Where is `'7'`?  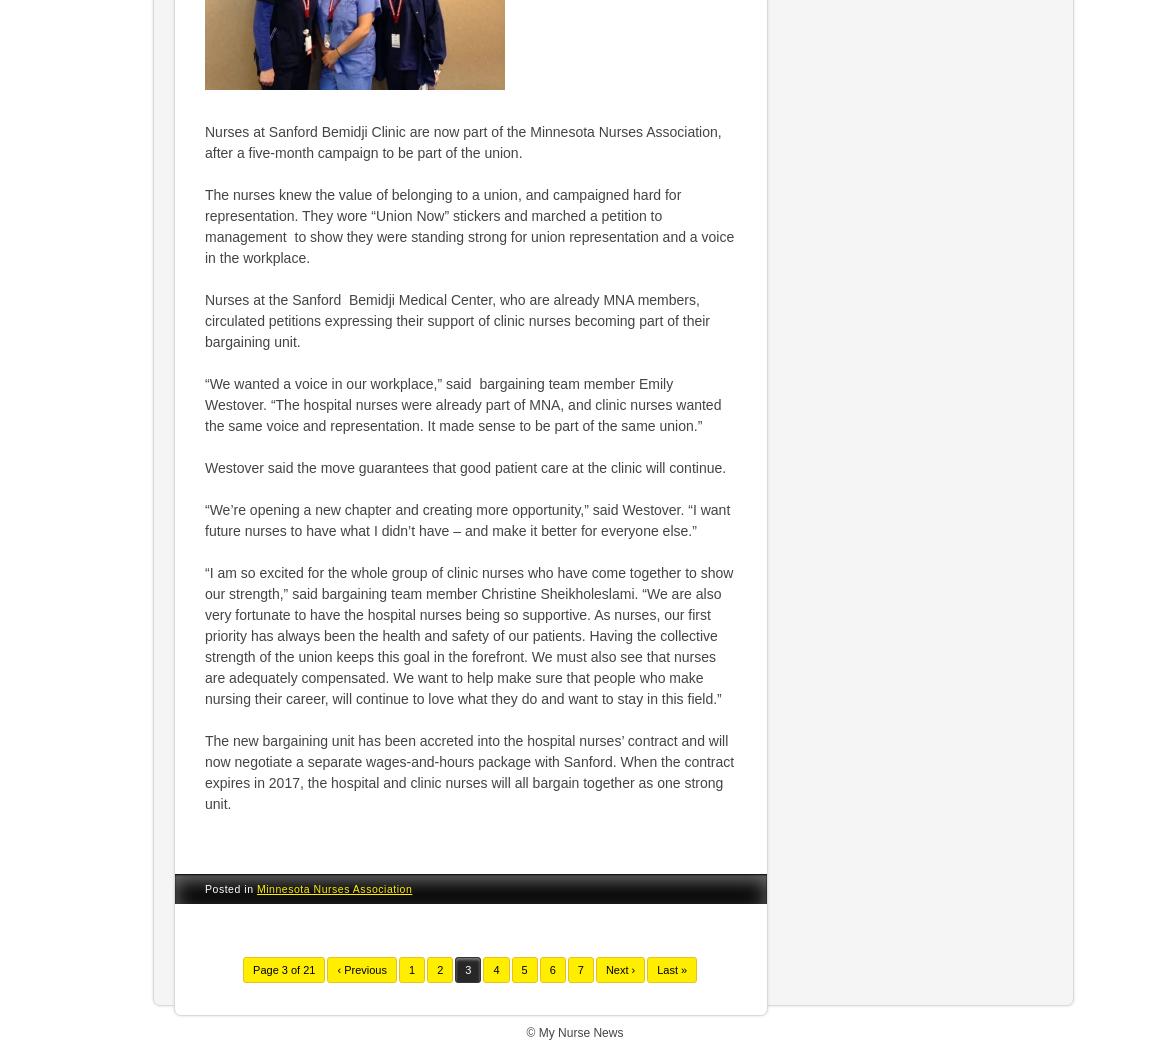 '7' is located at coordinates (575, 970).